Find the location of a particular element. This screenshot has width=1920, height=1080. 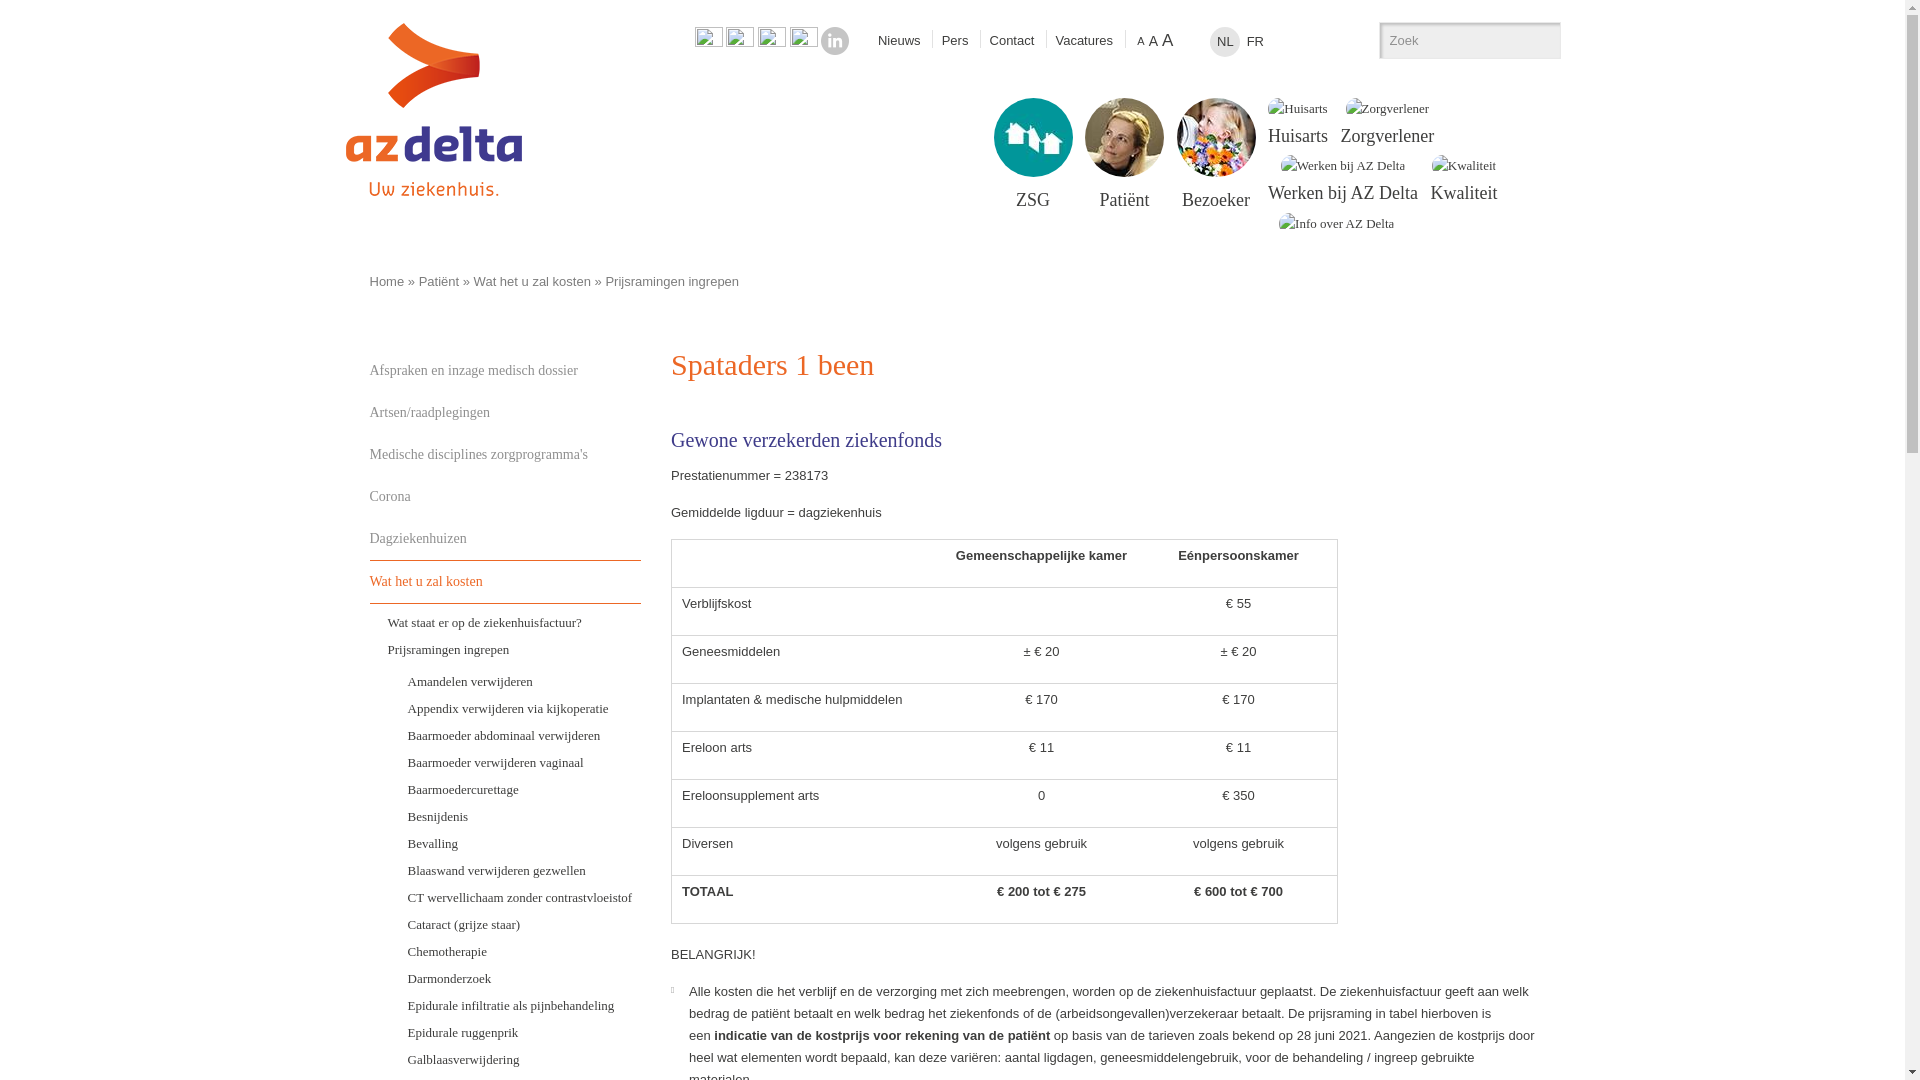

'Vacatures' is located at coordinates (1083, 40).